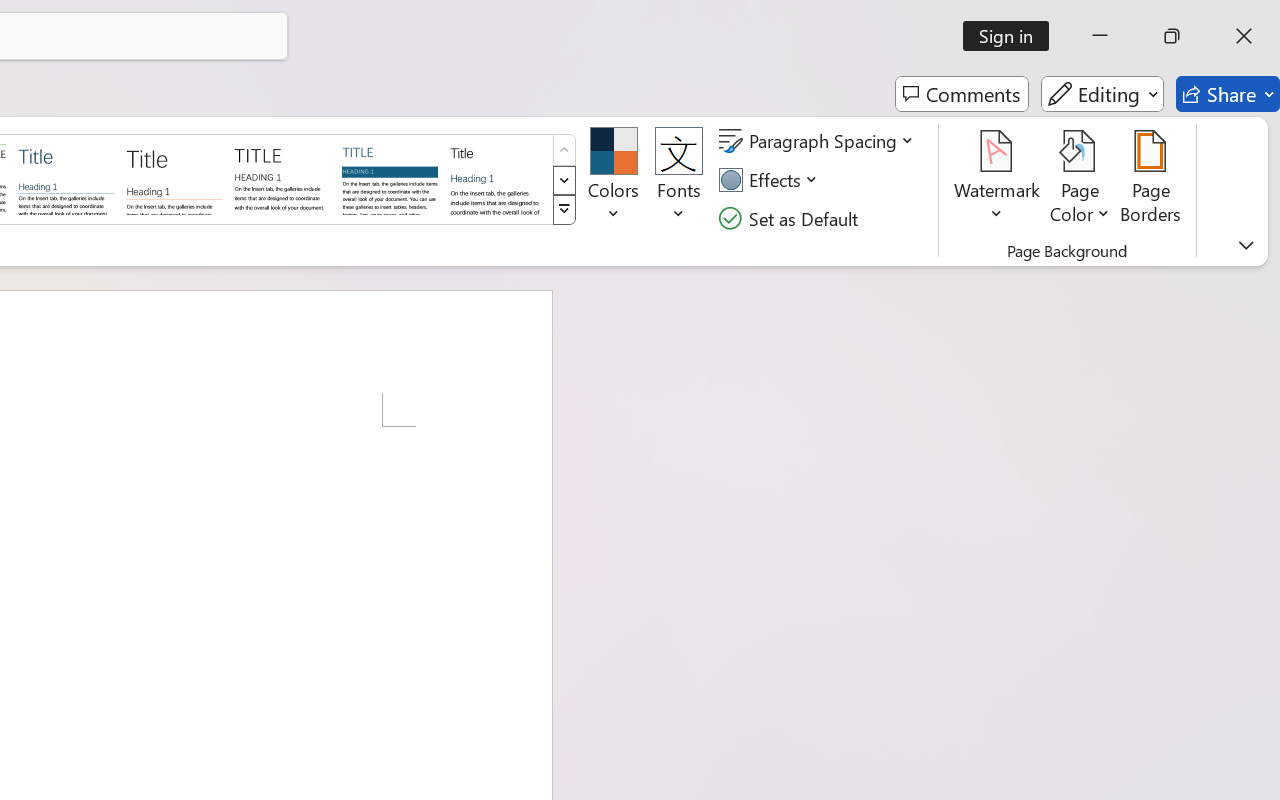  I want to click on 'Lines (Stylish)', so click(174, 177).